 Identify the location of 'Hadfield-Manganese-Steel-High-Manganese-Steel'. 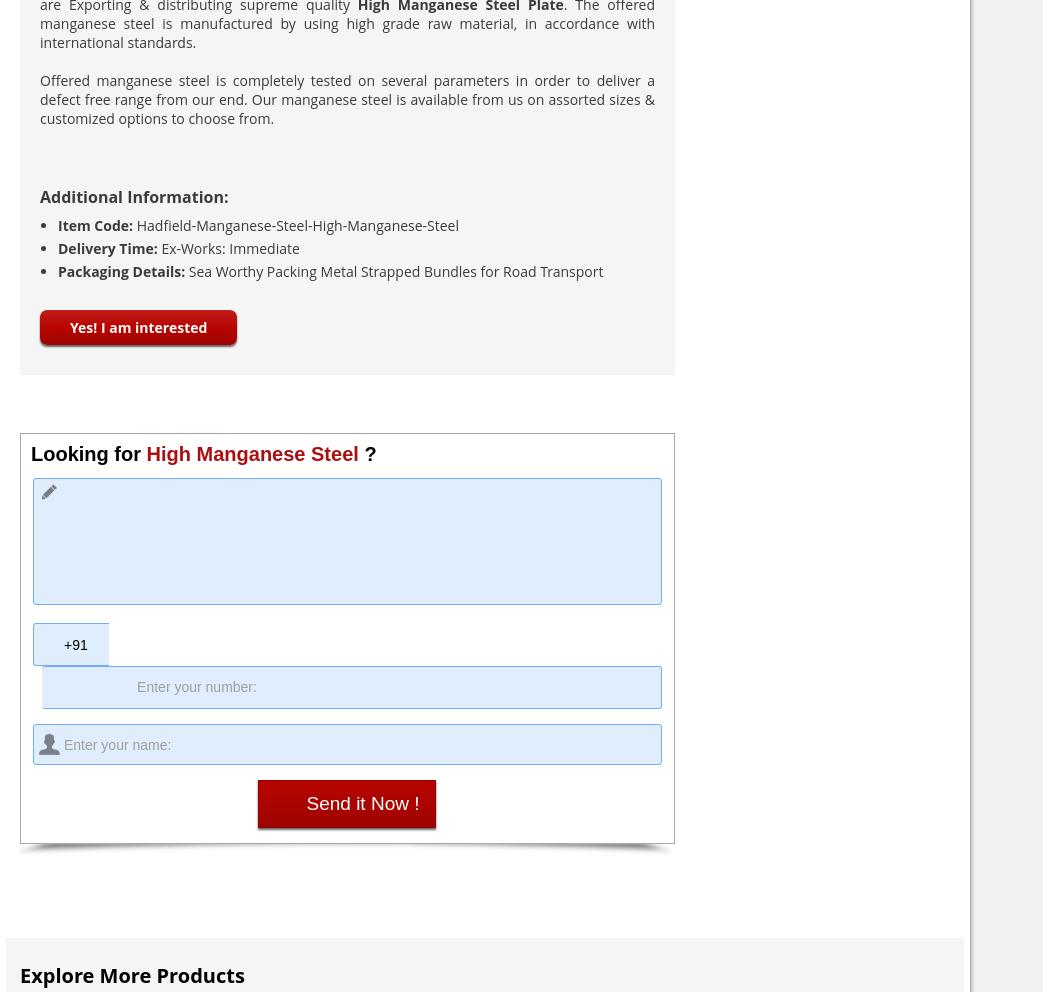
(297, 225).